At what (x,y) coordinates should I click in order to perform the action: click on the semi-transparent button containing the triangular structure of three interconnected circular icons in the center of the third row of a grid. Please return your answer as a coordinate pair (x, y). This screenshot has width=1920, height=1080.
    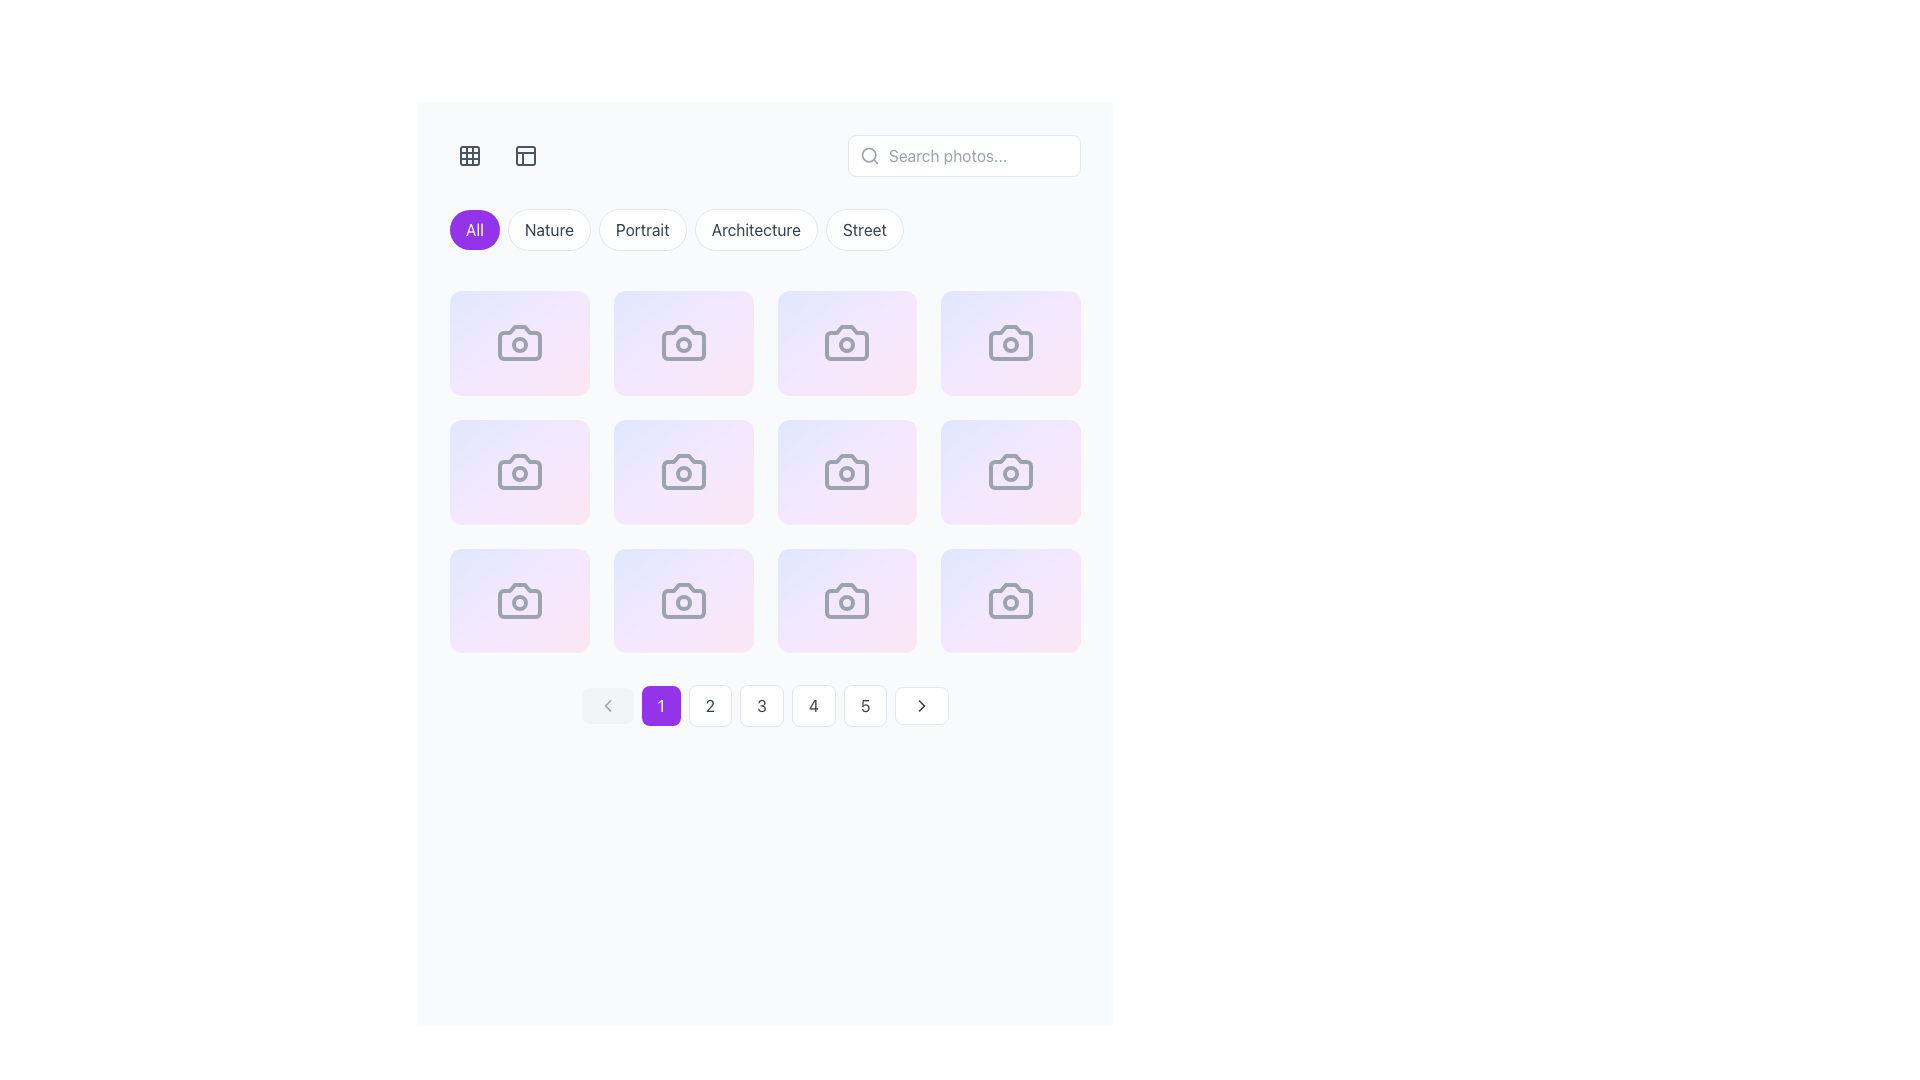
    Looking at the image, I should click on (692, 491).